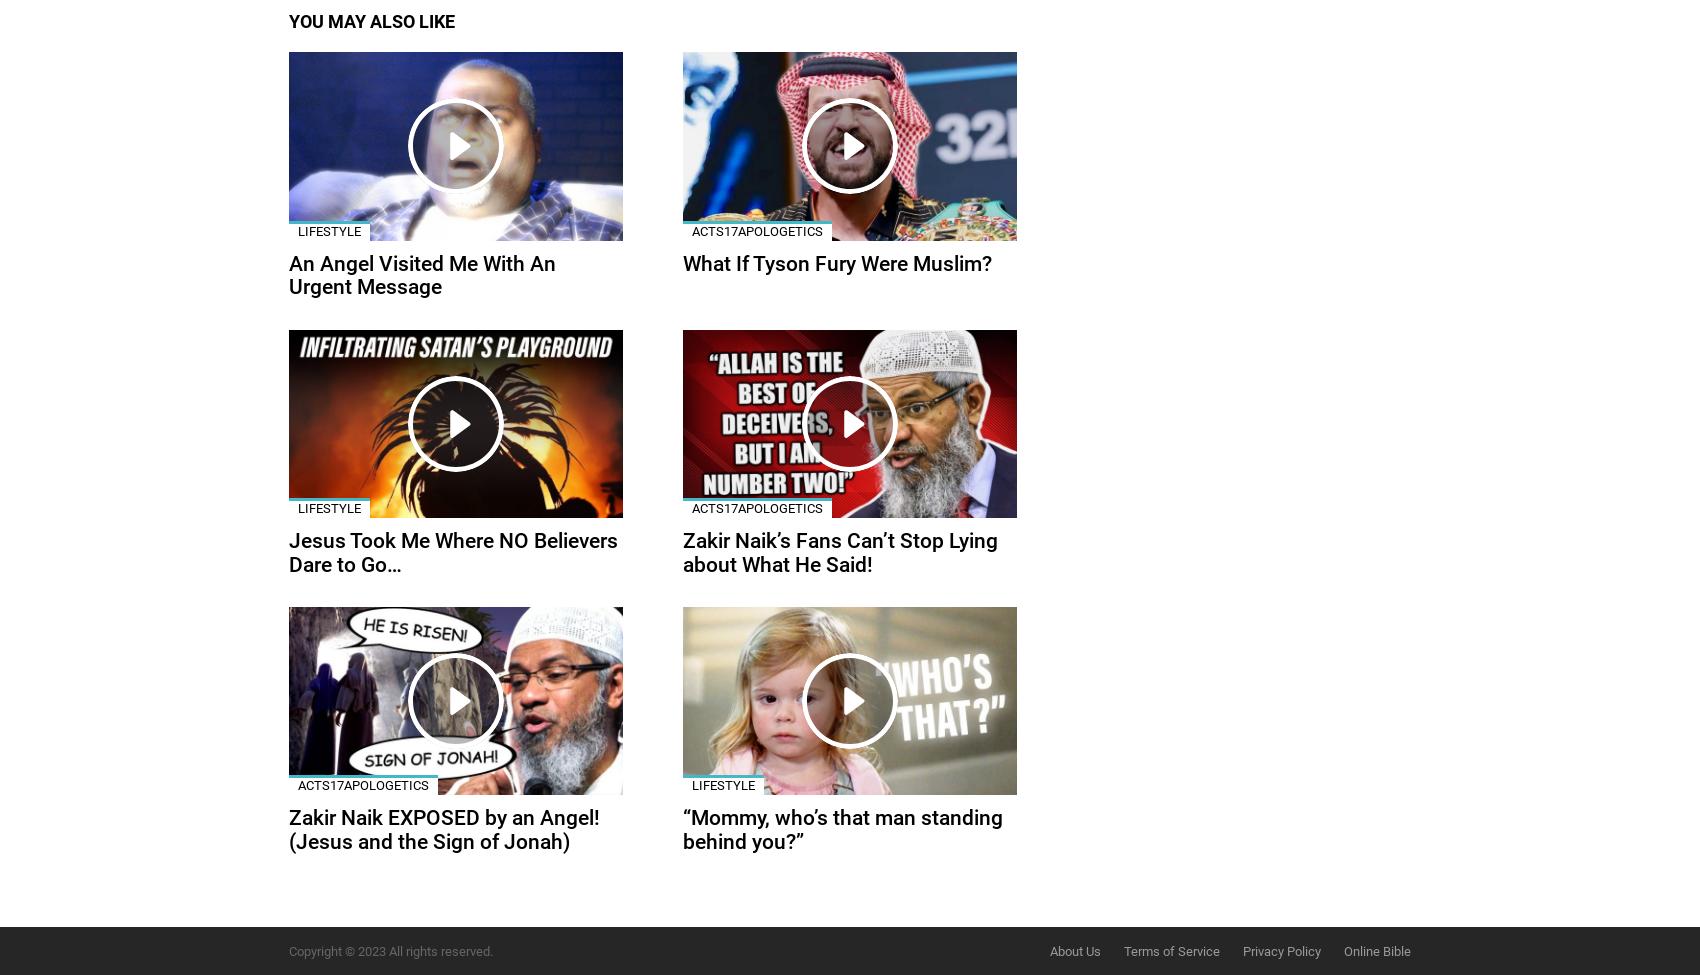 Image resolution: width=1700 pixels, height=975 pixels. Describe the element at coordinates (1170, 949) in the screenshot. I see `'Terms of Service'` at that location.